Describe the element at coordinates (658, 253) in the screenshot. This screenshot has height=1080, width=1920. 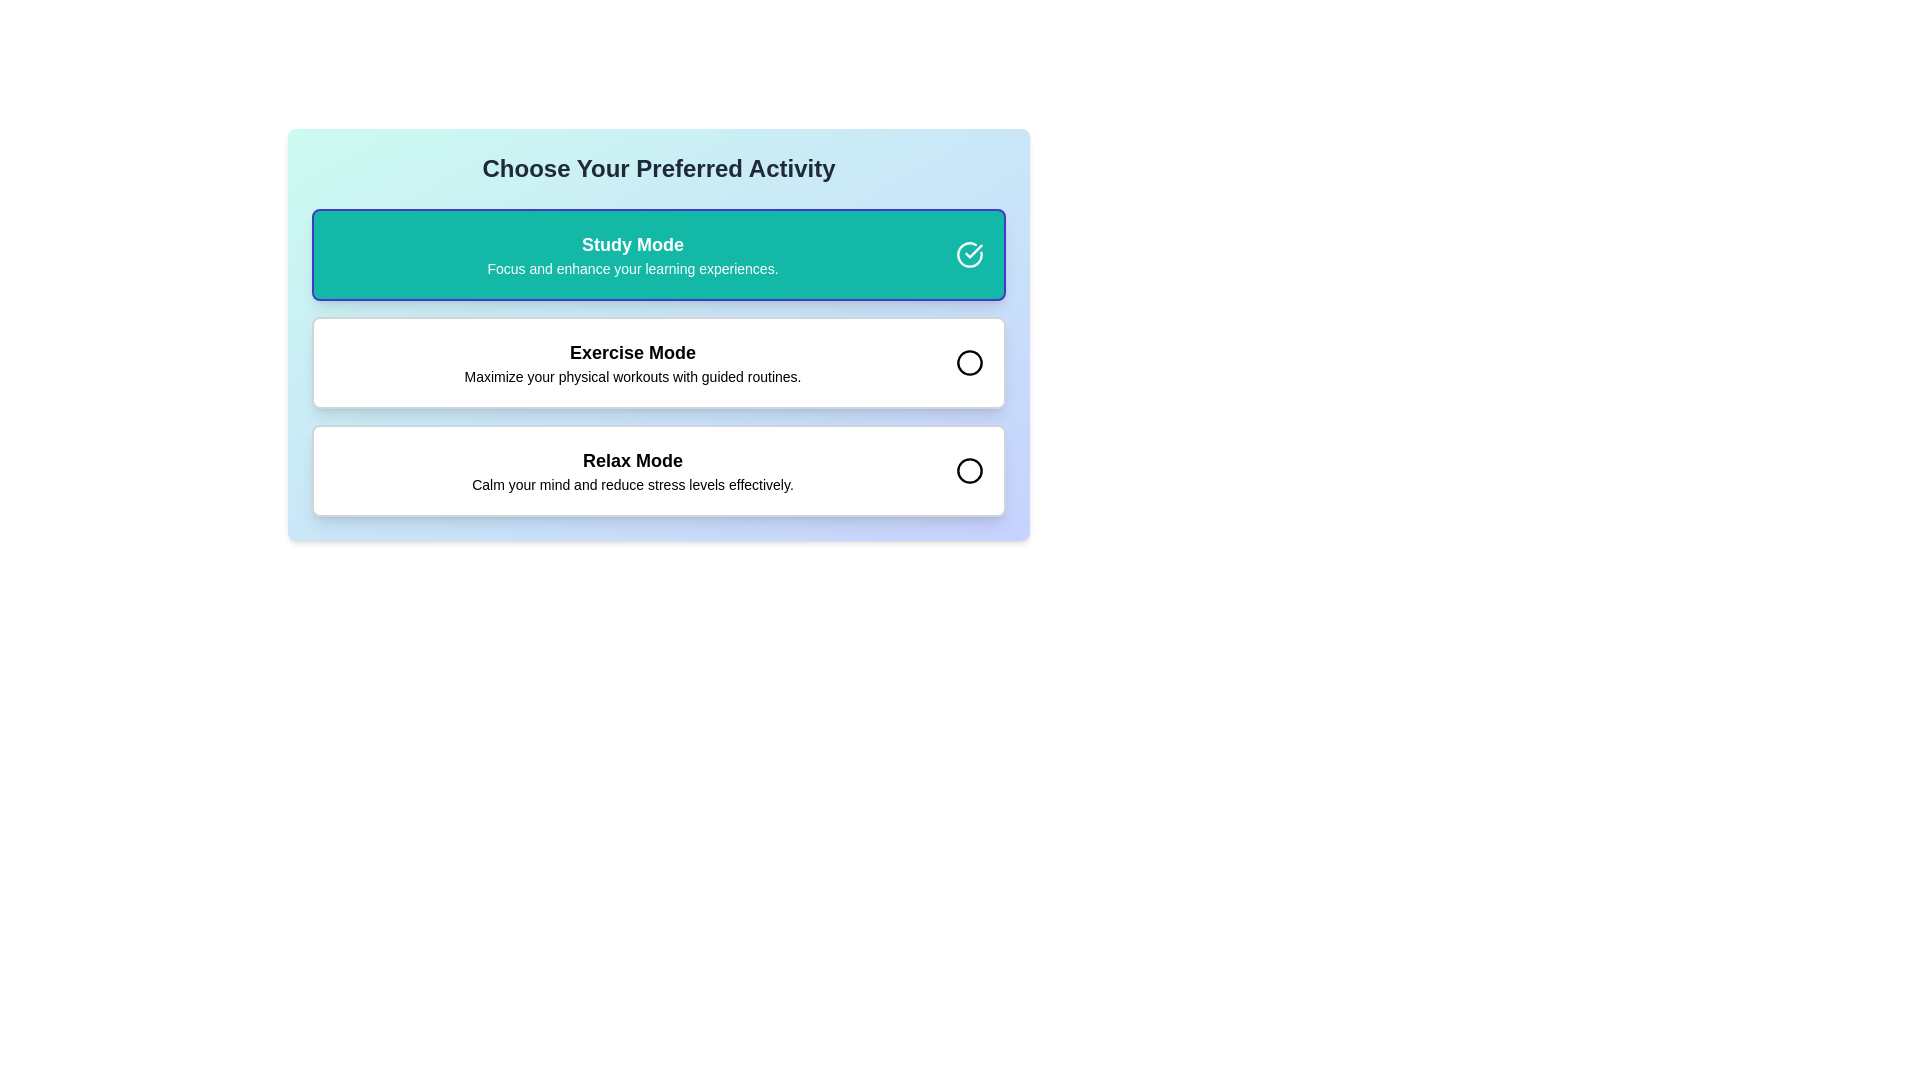
I see `the 'Study Mode' button, which is the first option in a vertically aligned list of three buttons` at that location.